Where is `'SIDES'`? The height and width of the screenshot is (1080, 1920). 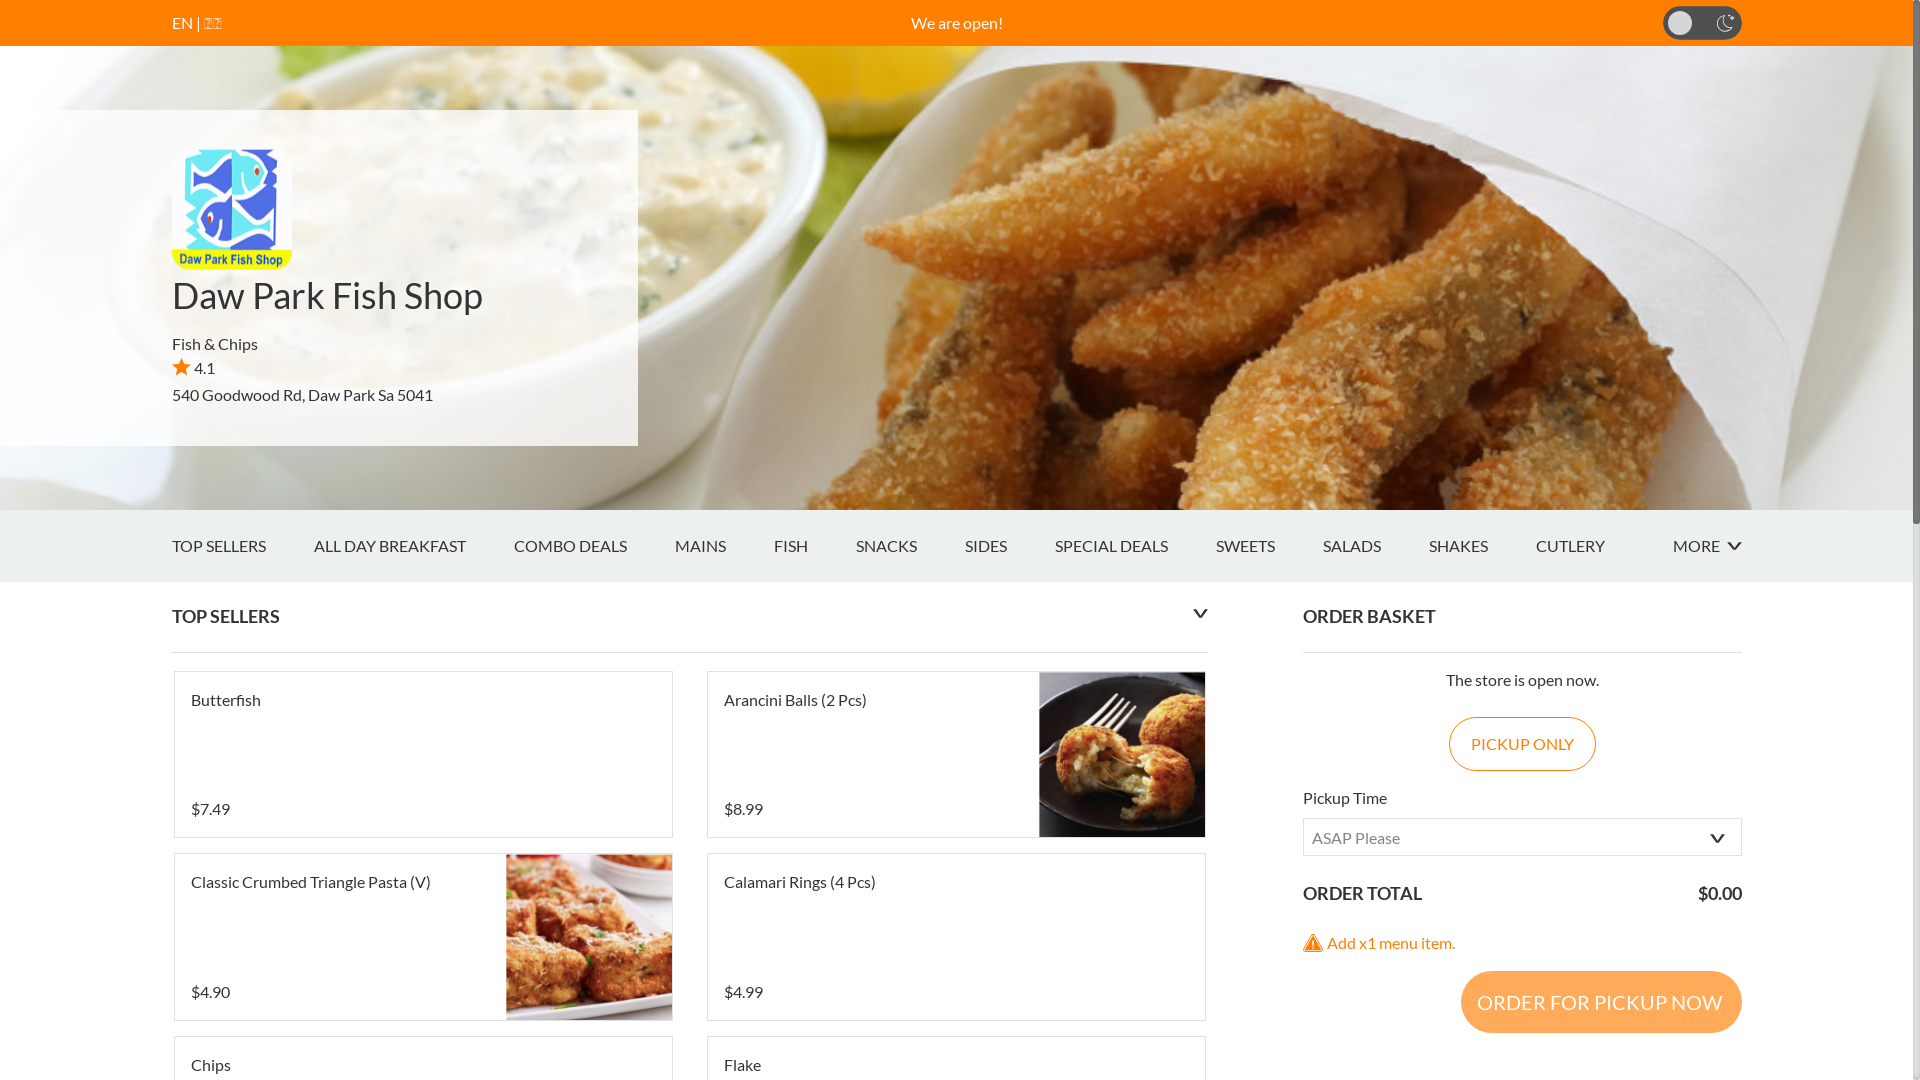 'SIDES' is located at coordinates (1008, 546).